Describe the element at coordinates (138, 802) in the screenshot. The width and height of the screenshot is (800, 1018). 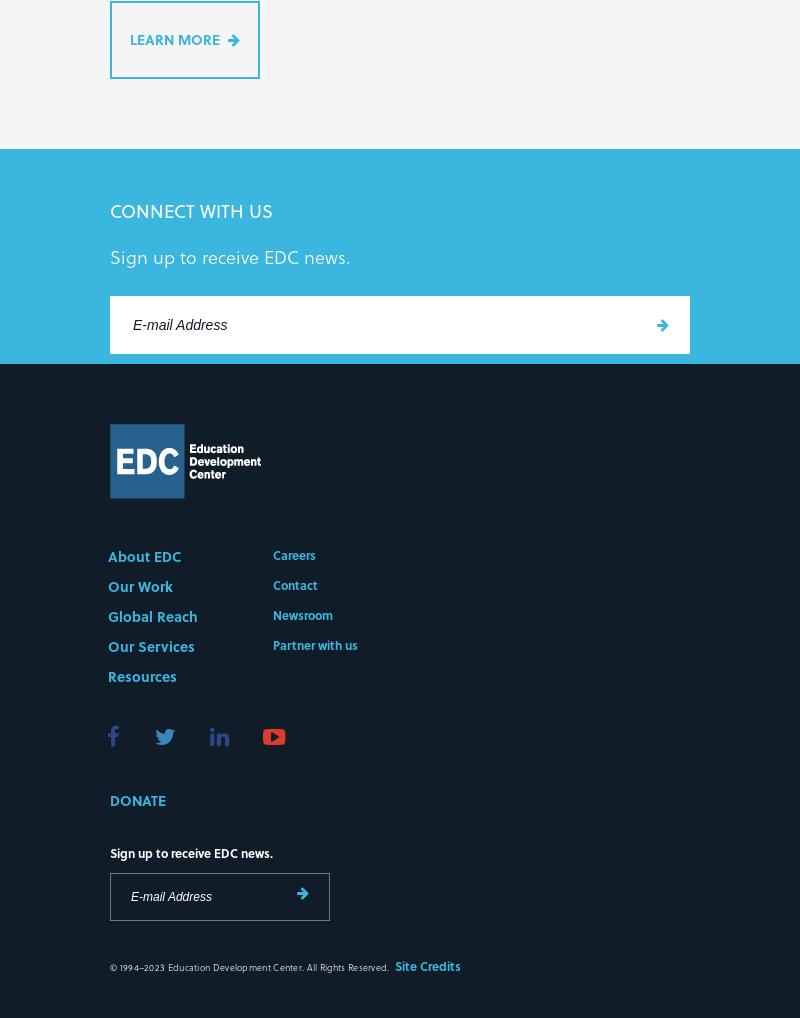
I see `'Donate'` at that location.